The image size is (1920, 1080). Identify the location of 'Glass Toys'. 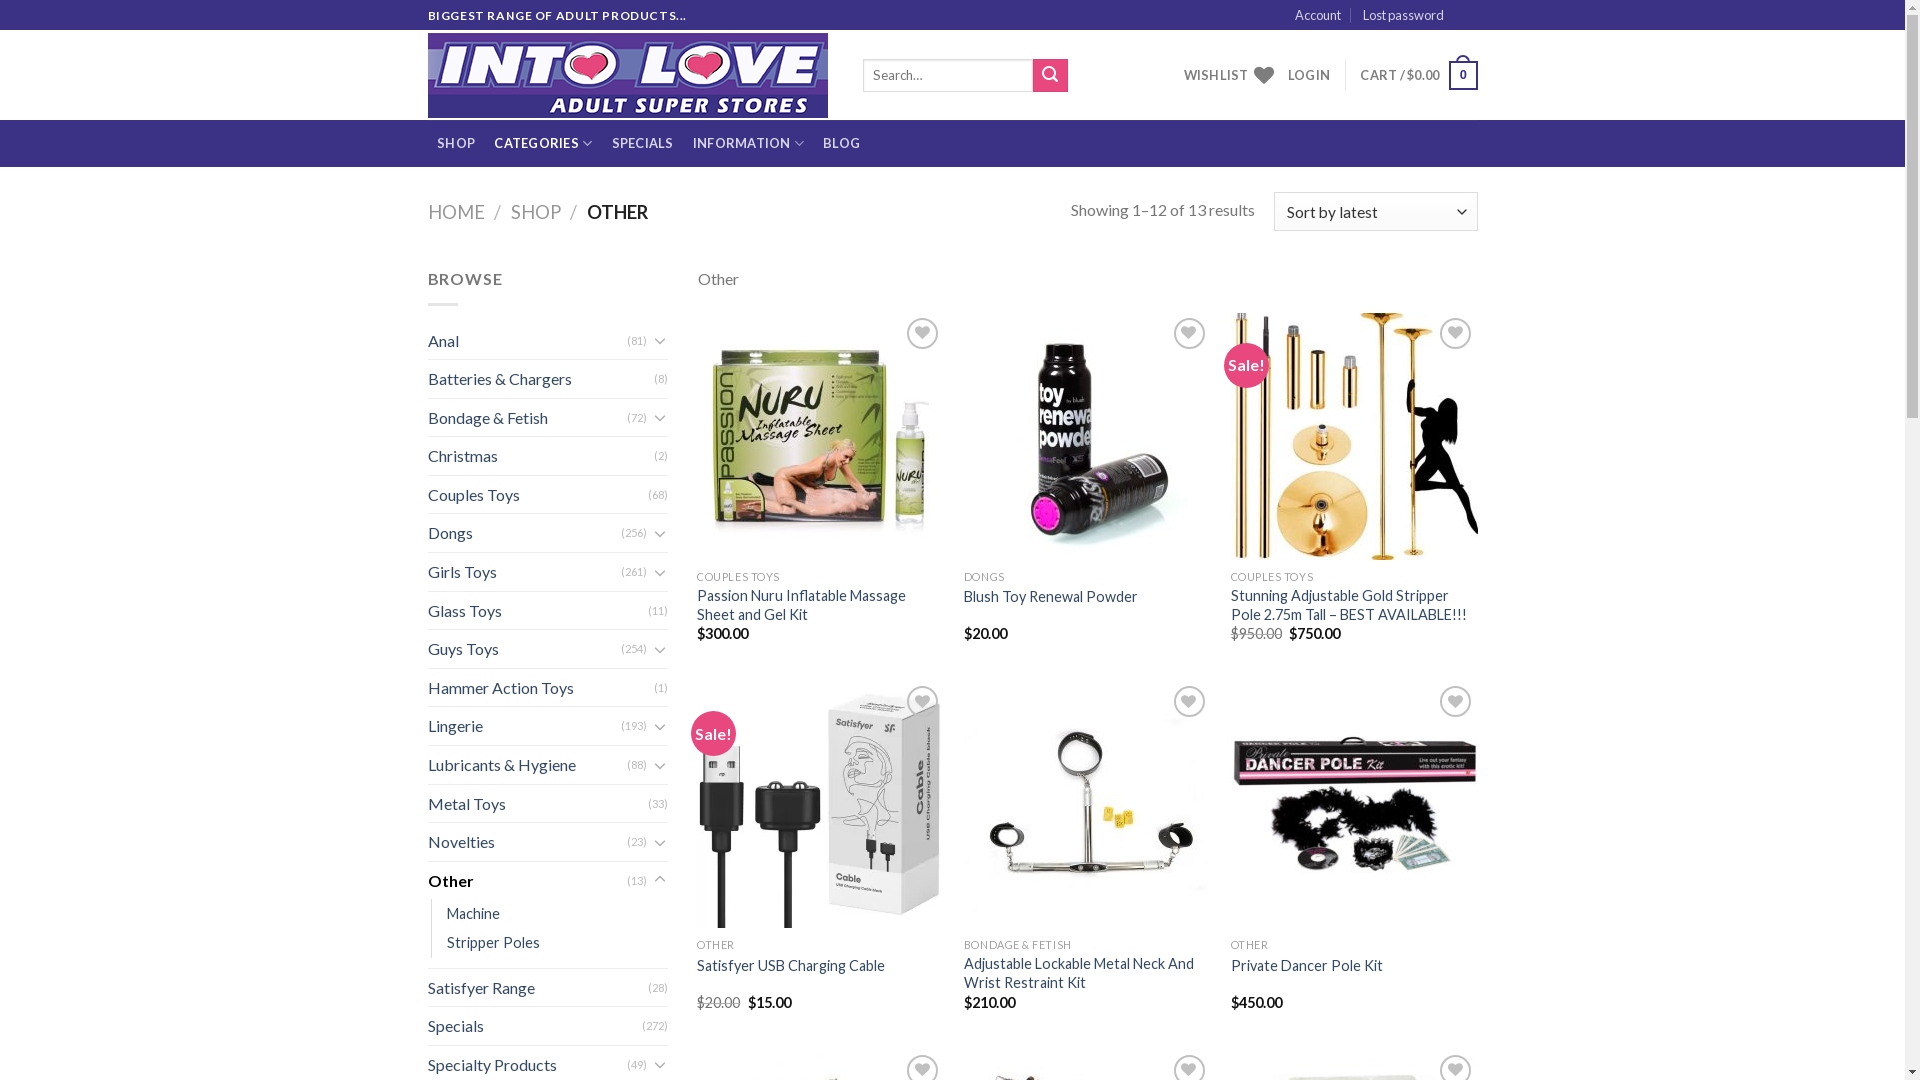
(537, 609).